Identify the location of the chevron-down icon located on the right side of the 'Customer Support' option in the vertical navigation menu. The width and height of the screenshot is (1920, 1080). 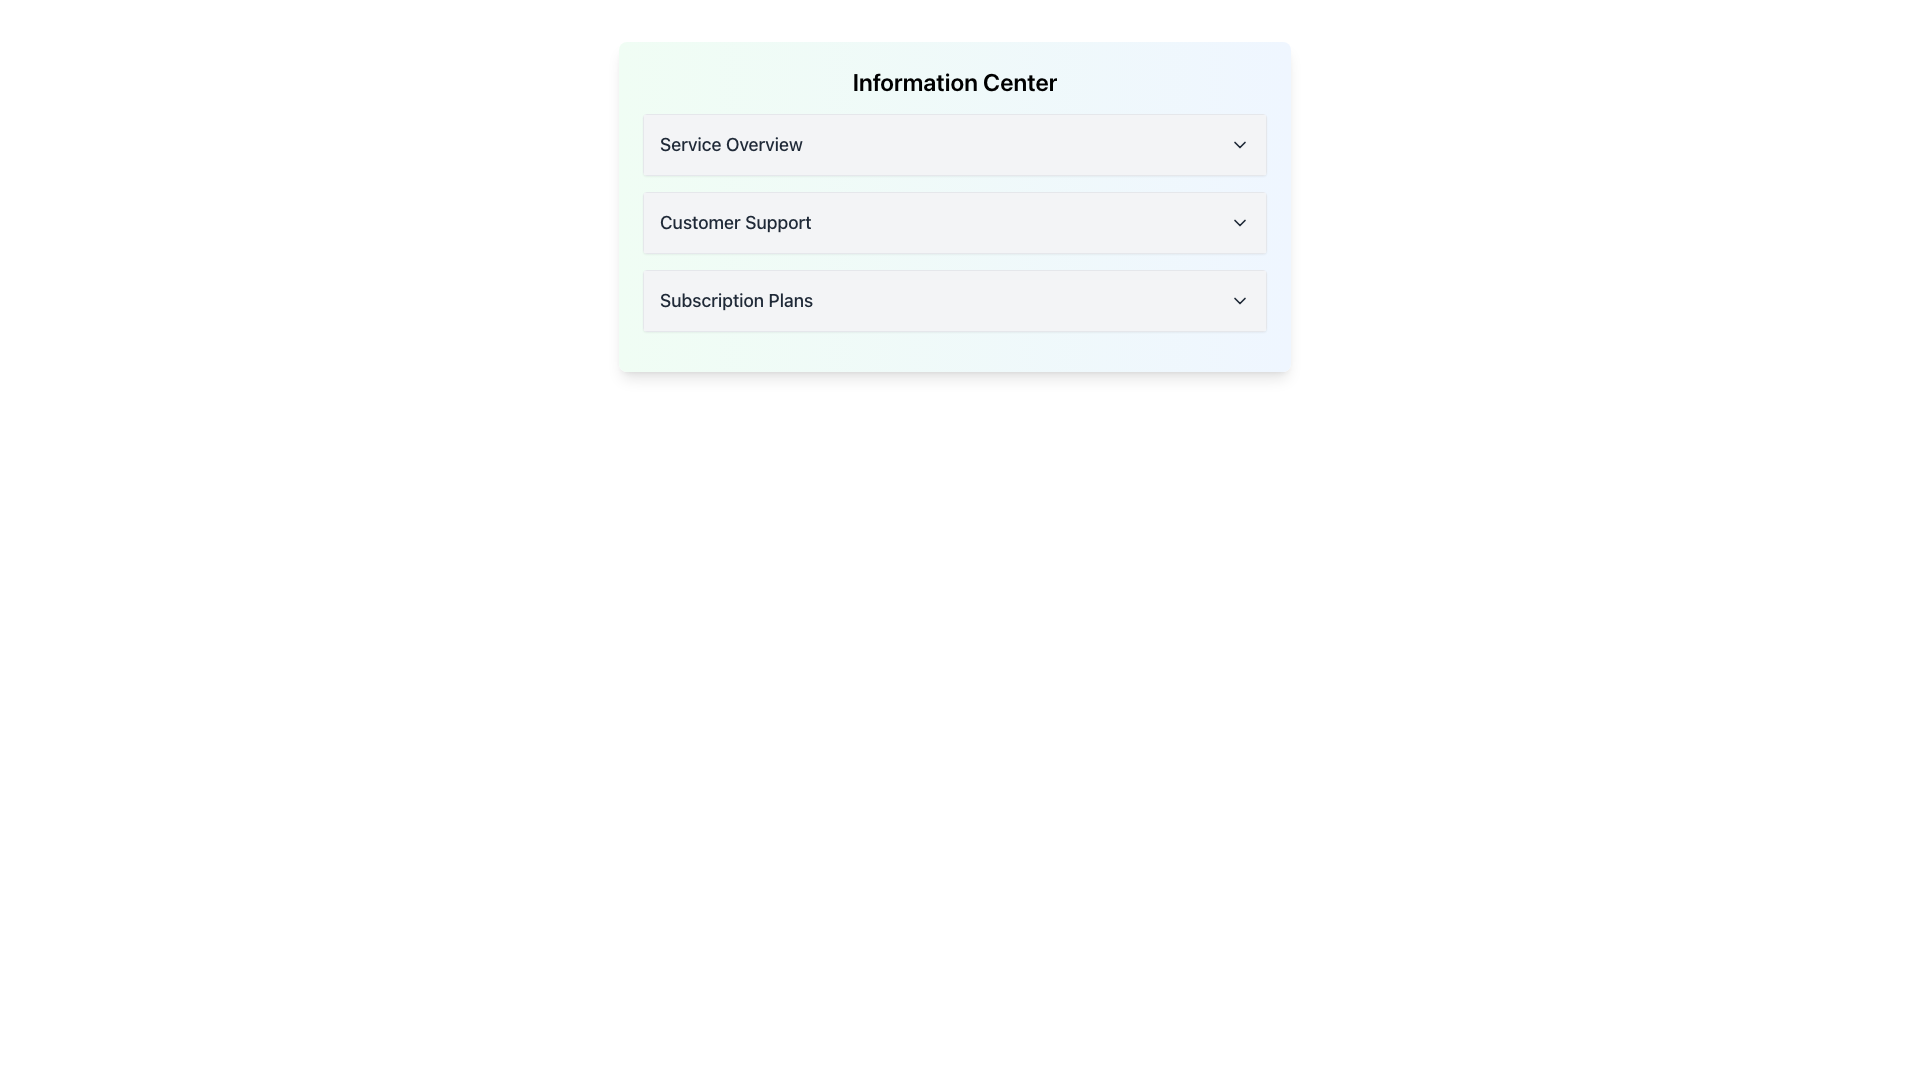
(1238, 223).